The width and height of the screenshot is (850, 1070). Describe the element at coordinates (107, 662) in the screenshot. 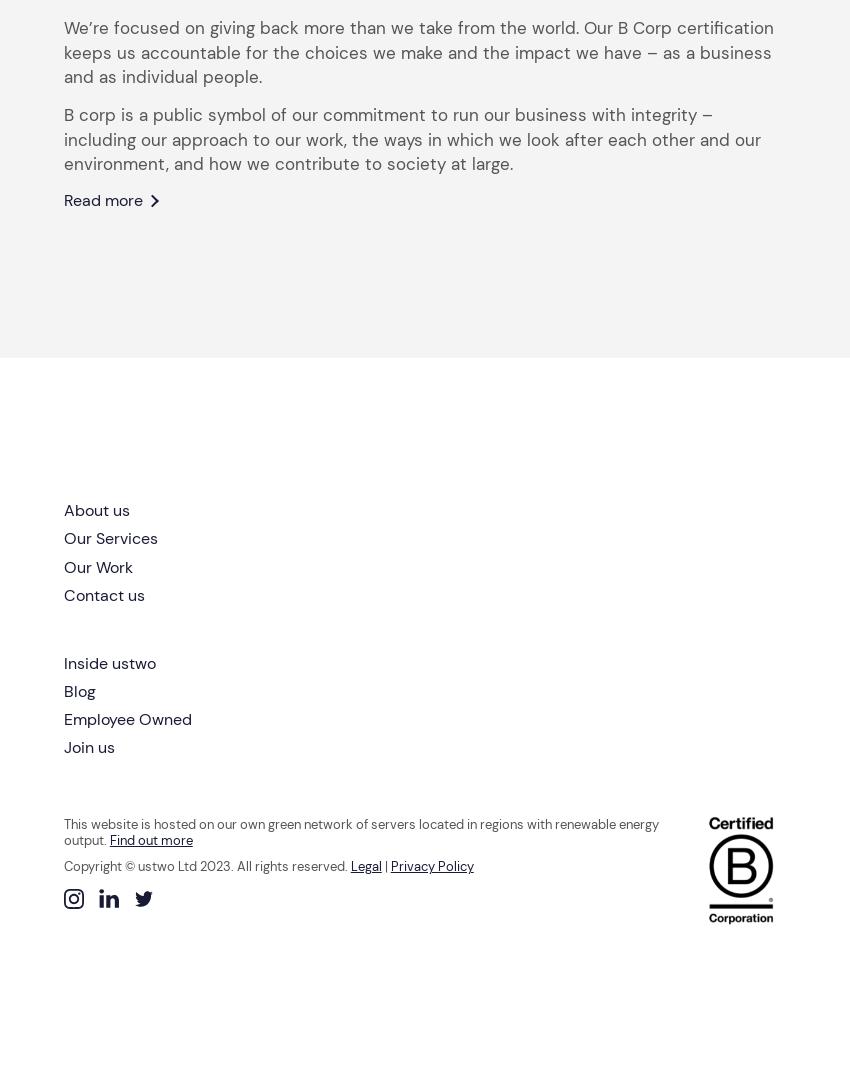

I see `'Inside ustwo'` at that location.